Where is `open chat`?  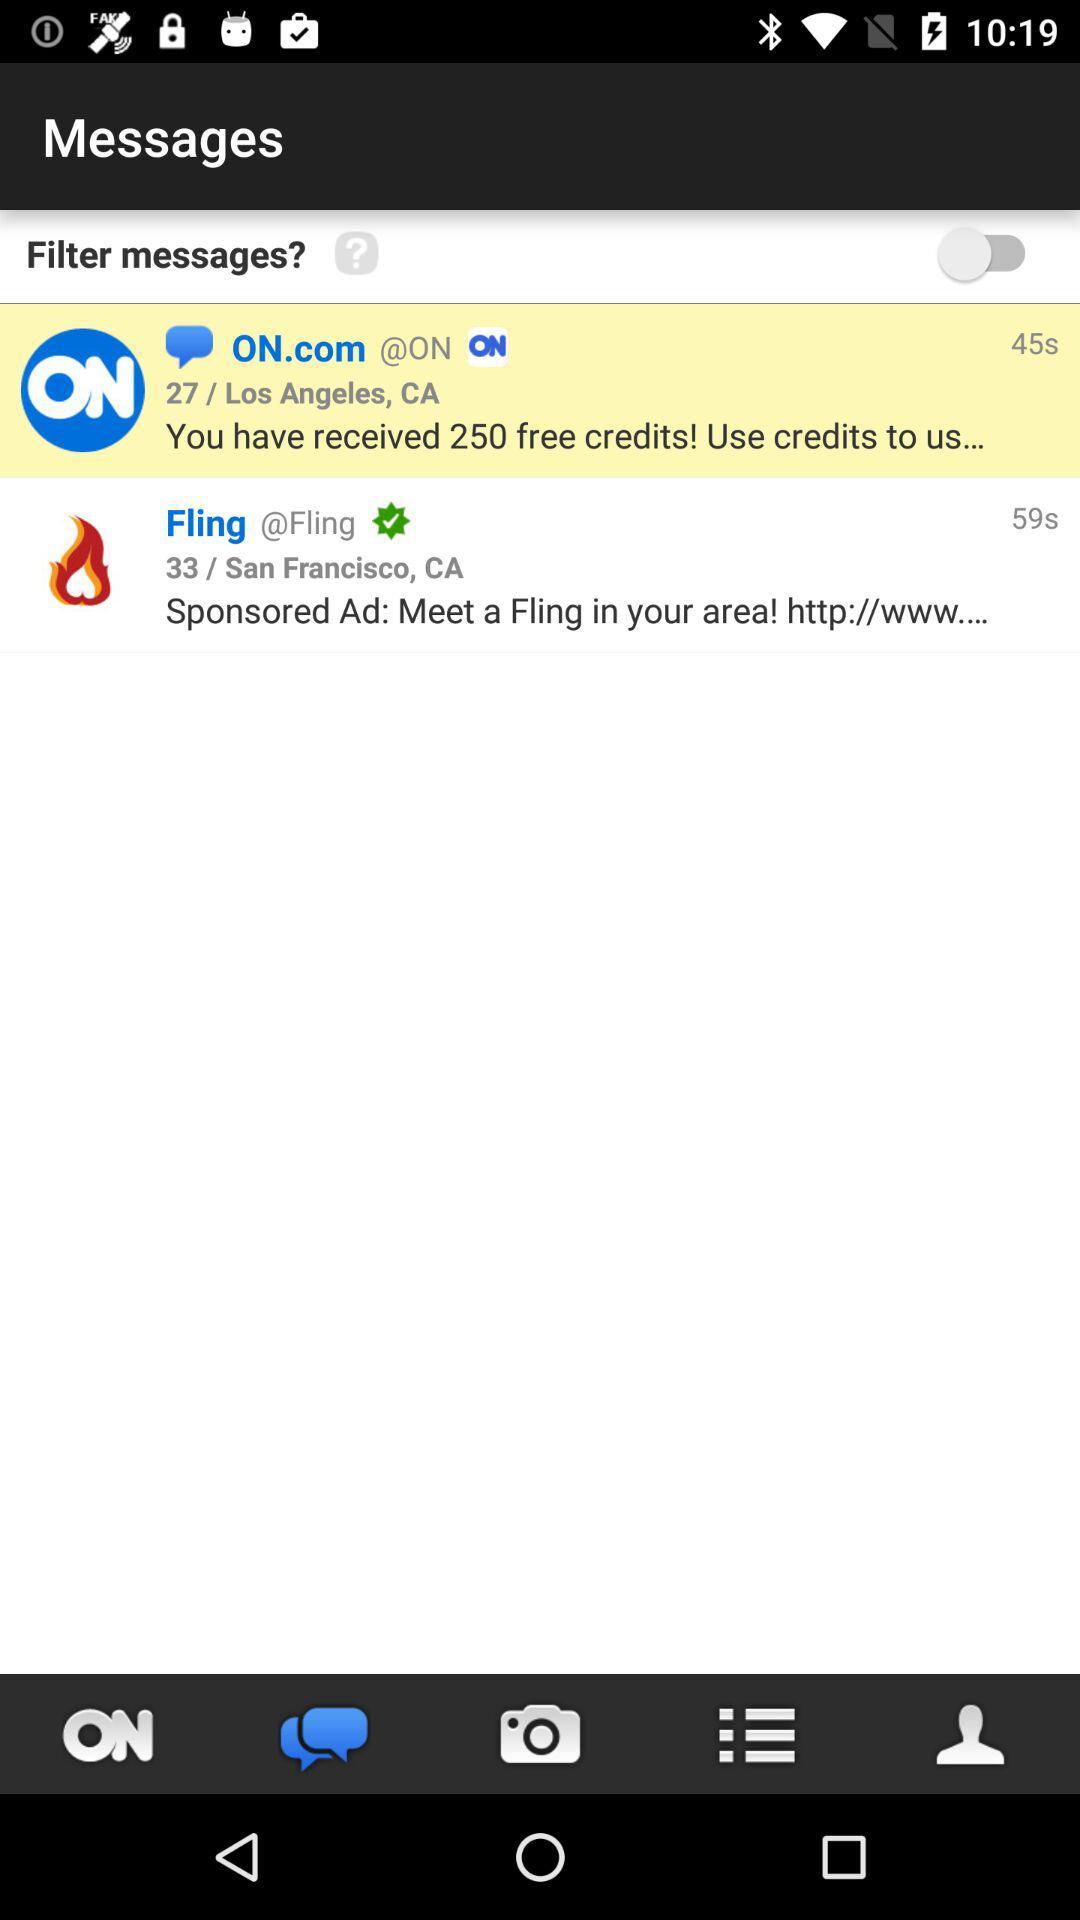
open chat is located at coordinates (323, 1733).